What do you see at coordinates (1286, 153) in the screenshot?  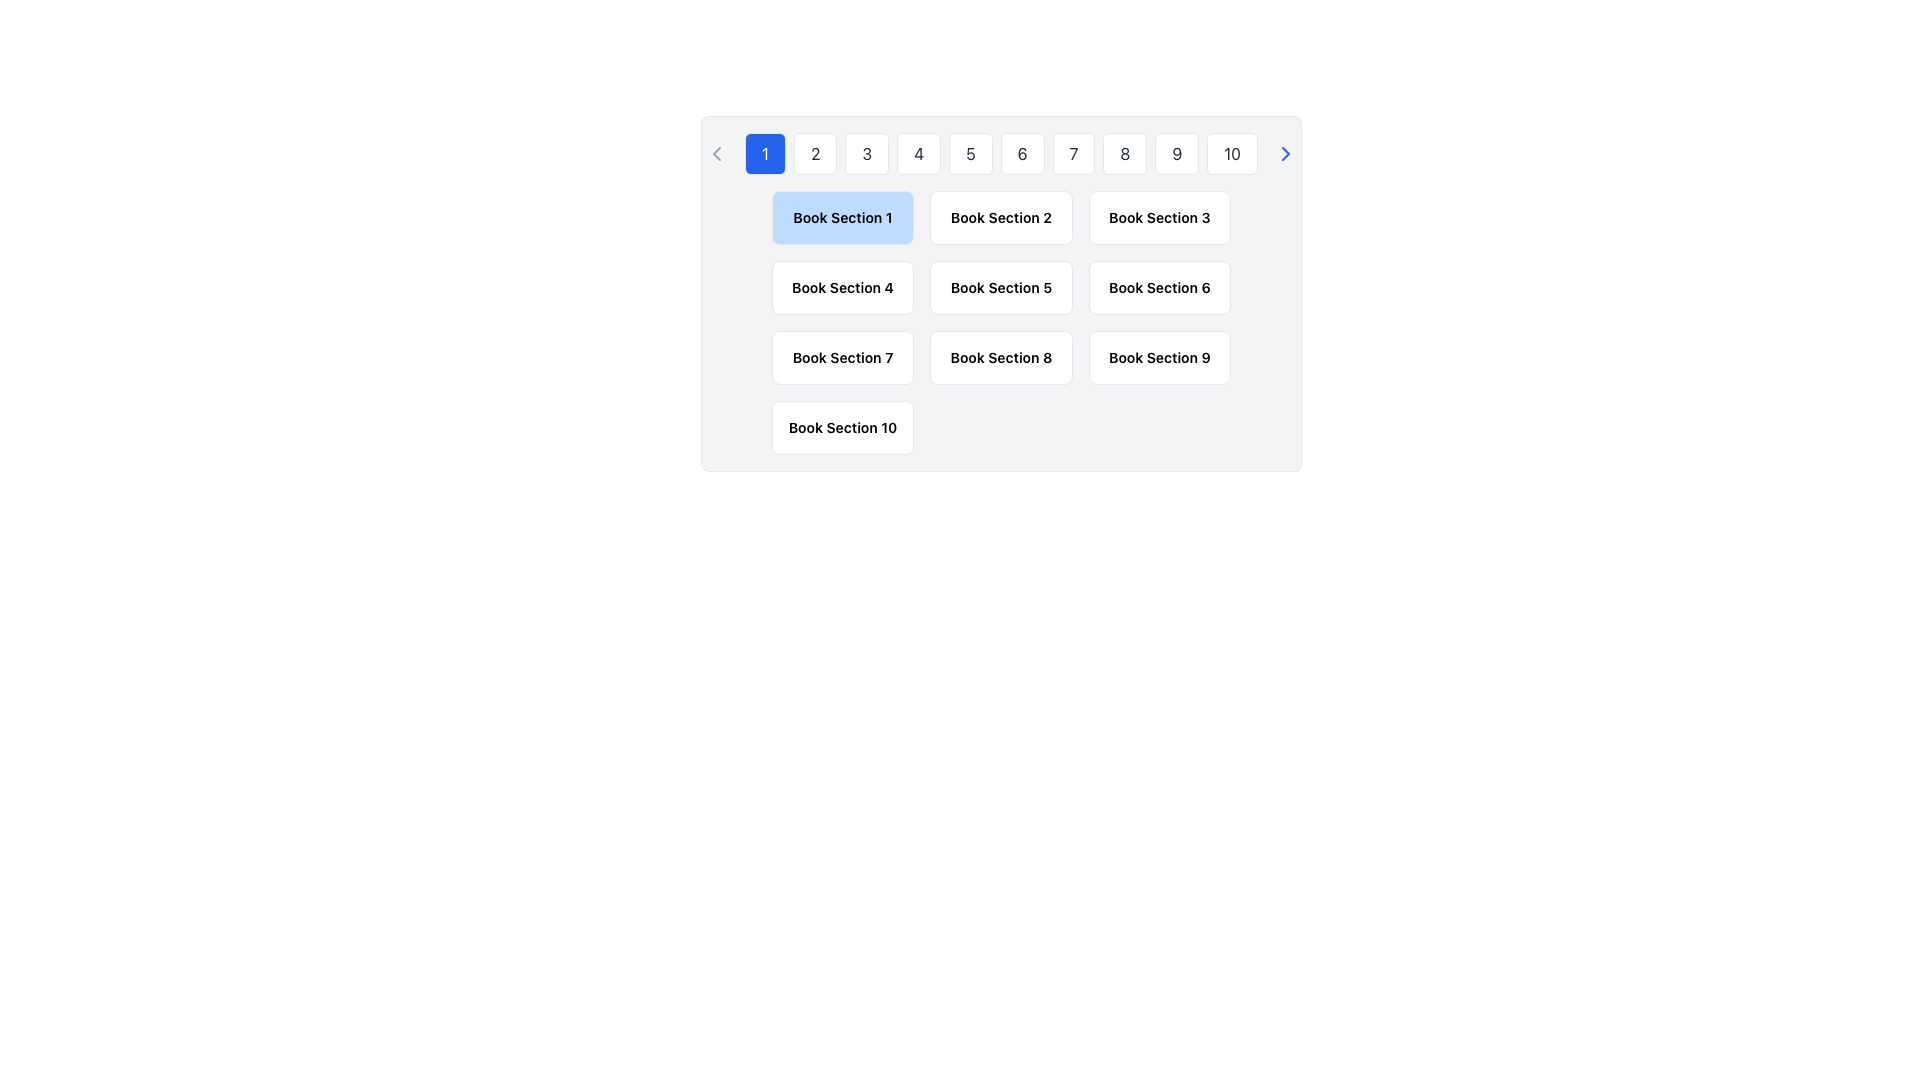 I see `the blue chevron icon button located at the far right end of the horizontal navigation bar` at bounding box center [1286, 153].